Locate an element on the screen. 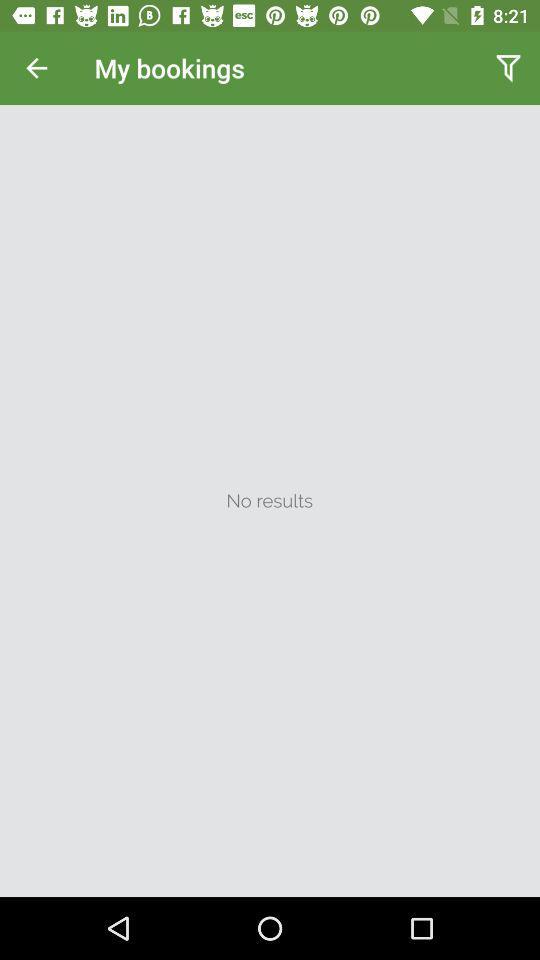 The height and width of the screenshot is (960, 540). icon at the top right corner is located at coordinates (508, 68).